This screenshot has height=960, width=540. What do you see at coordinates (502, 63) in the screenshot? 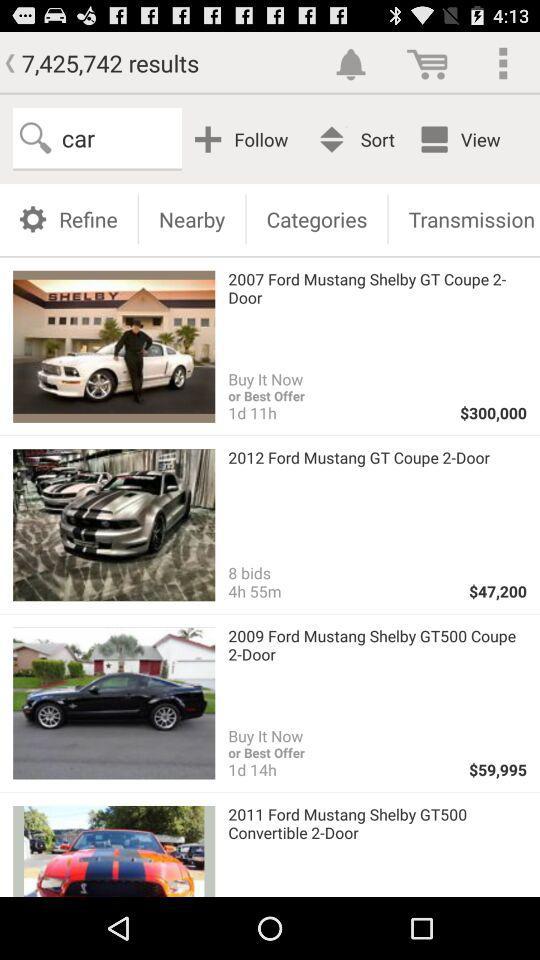
I see `the three dots button on the top right corner of the web page` at bounding box center [502, 63].